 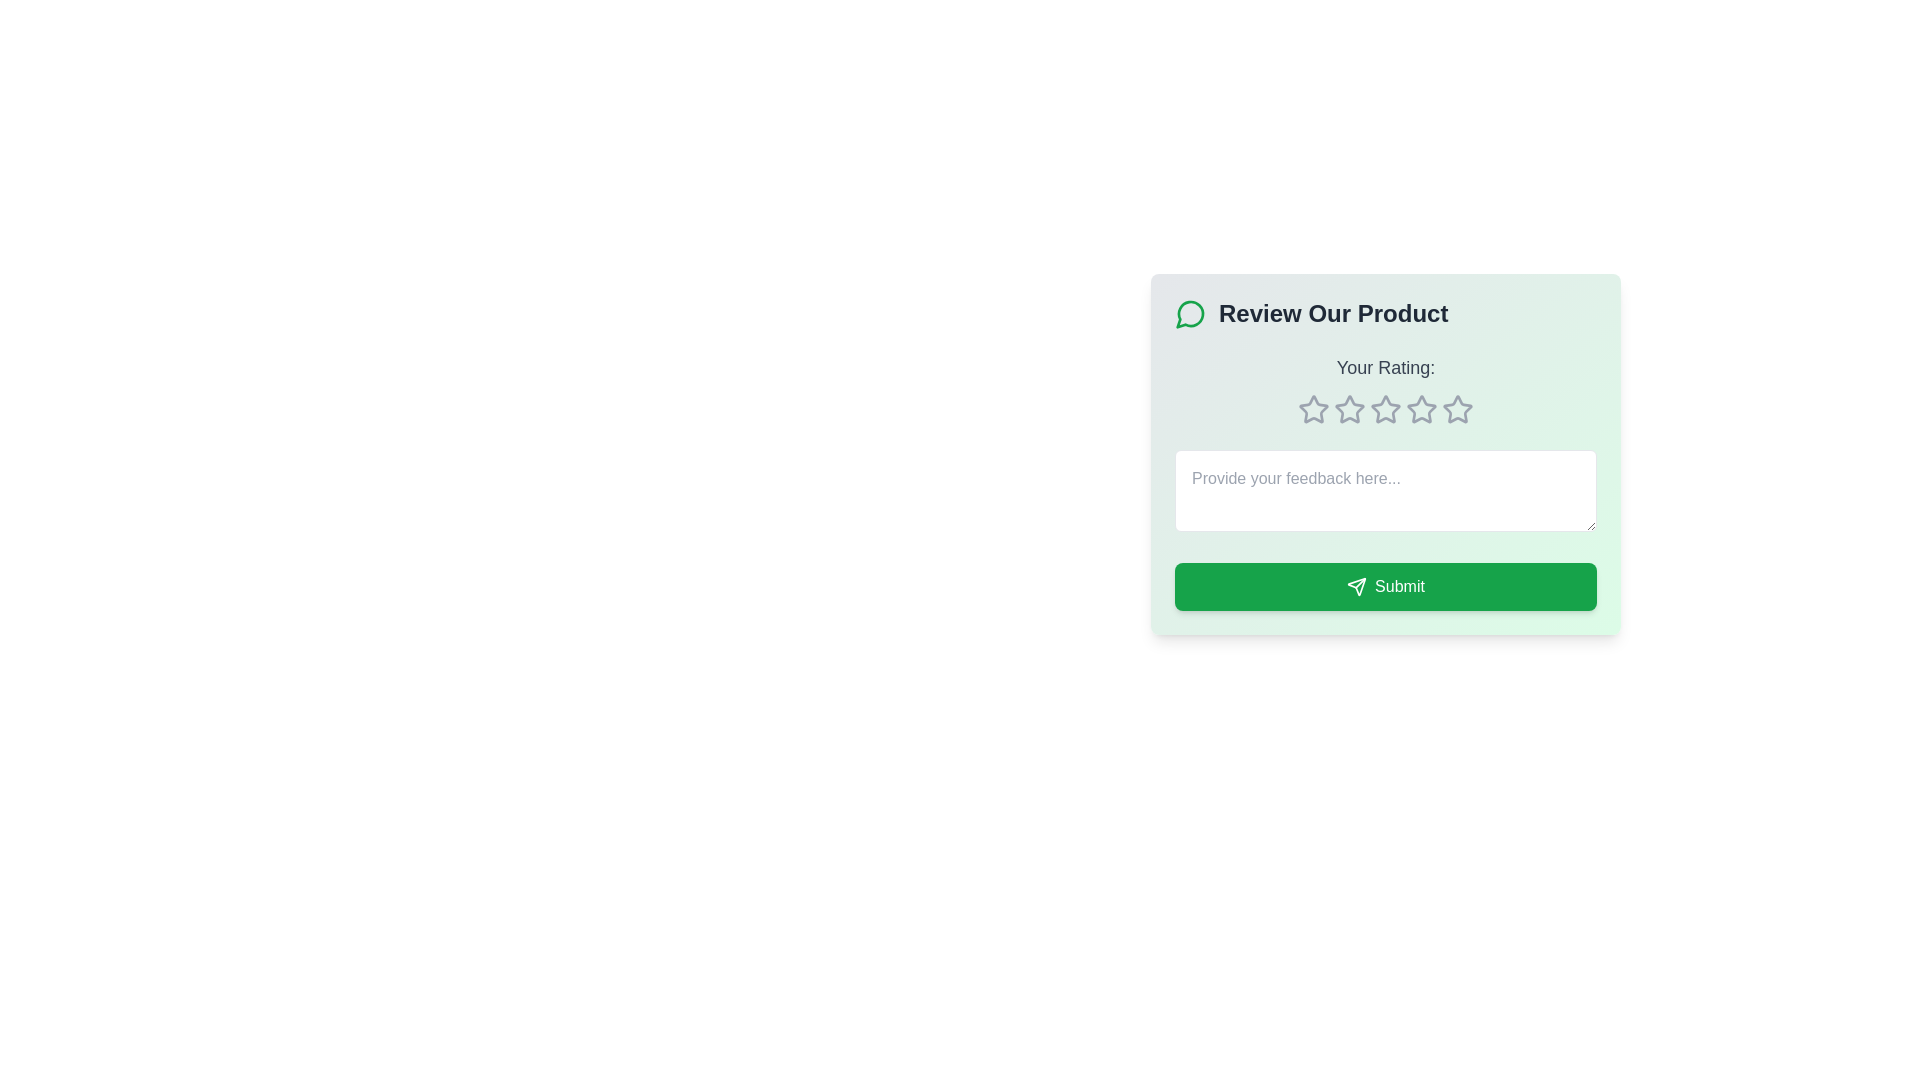 I want to click on the Text Label with Icon that reads 'Review Our Product' and features a green message bubble icon to its left, located at the top of a rectangular card, so click(x=1385, y=313).